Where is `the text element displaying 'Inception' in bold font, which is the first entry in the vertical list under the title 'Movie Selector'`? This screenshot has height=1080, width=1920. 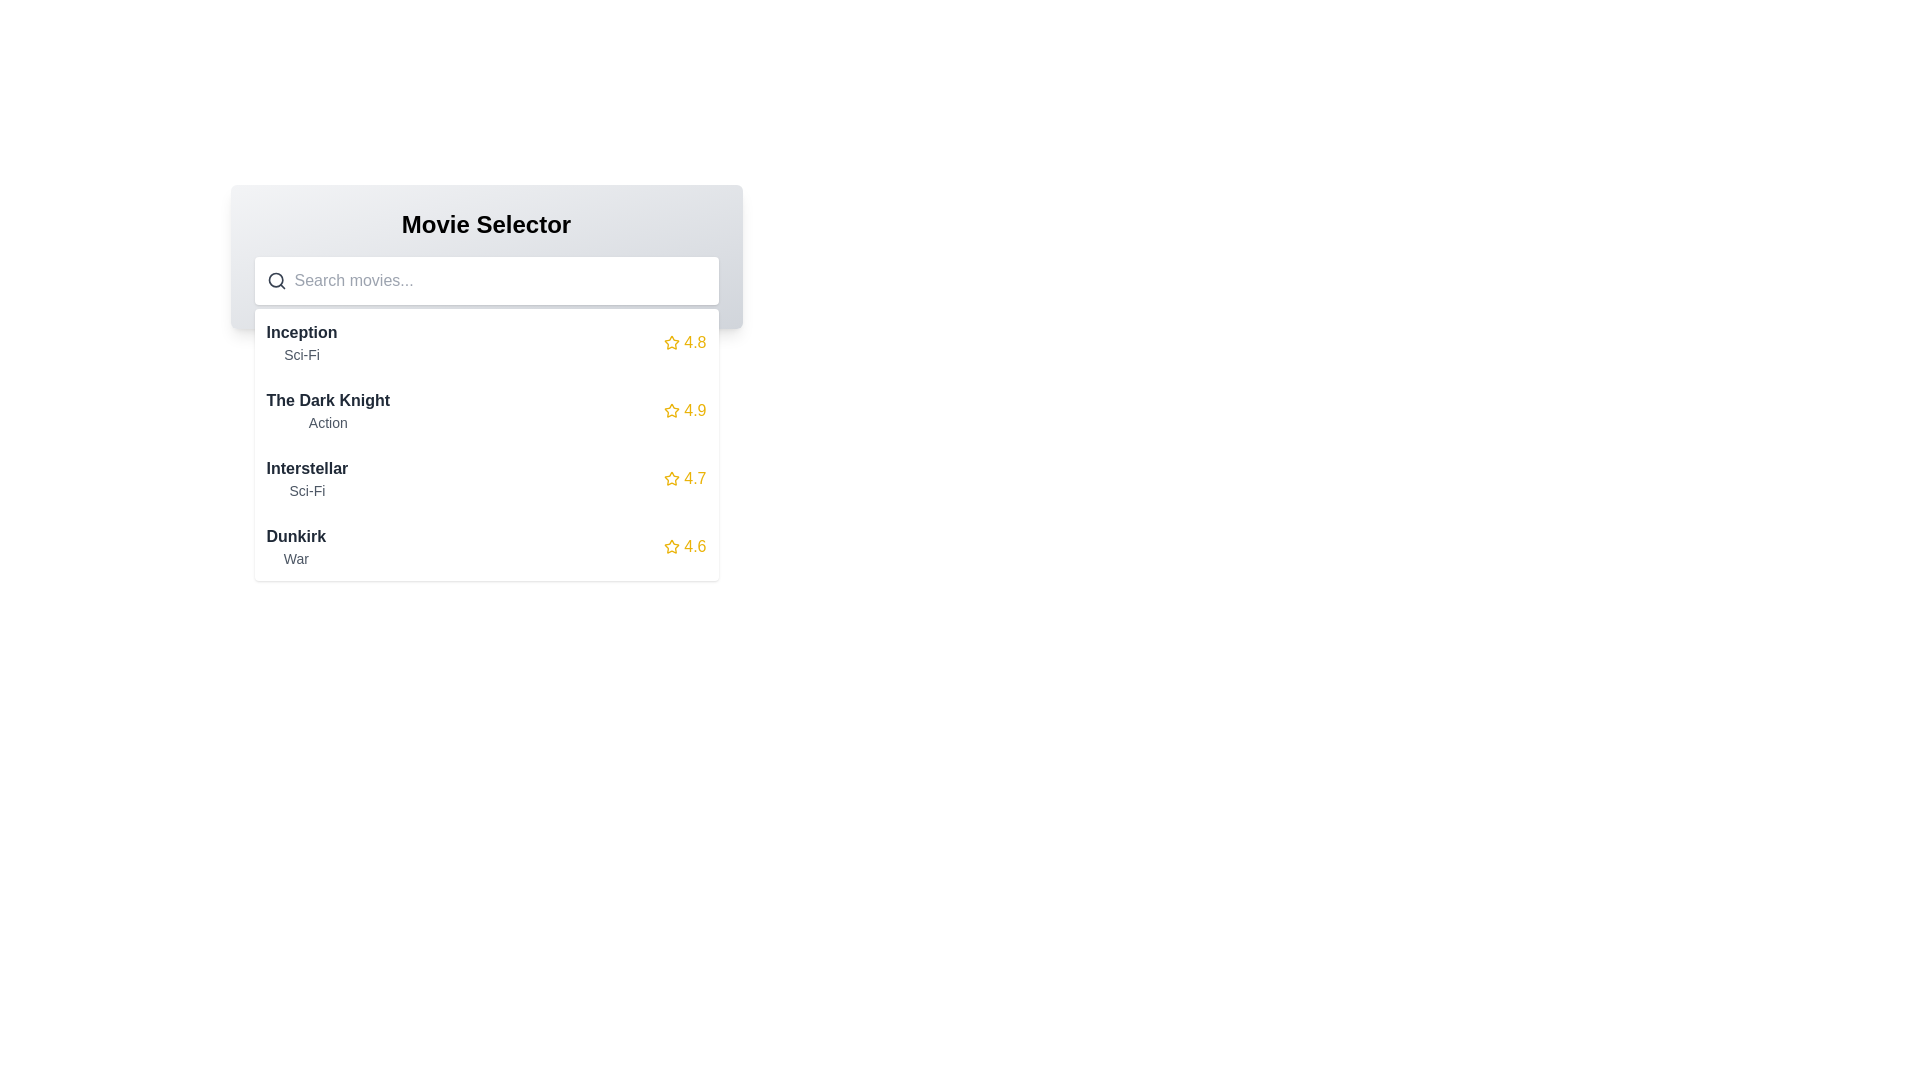 the text element displaying 'Inception' in bold font, which is the first entry in the vertical list under the title 'Movie Selector' is located at coordinates (301, 331).